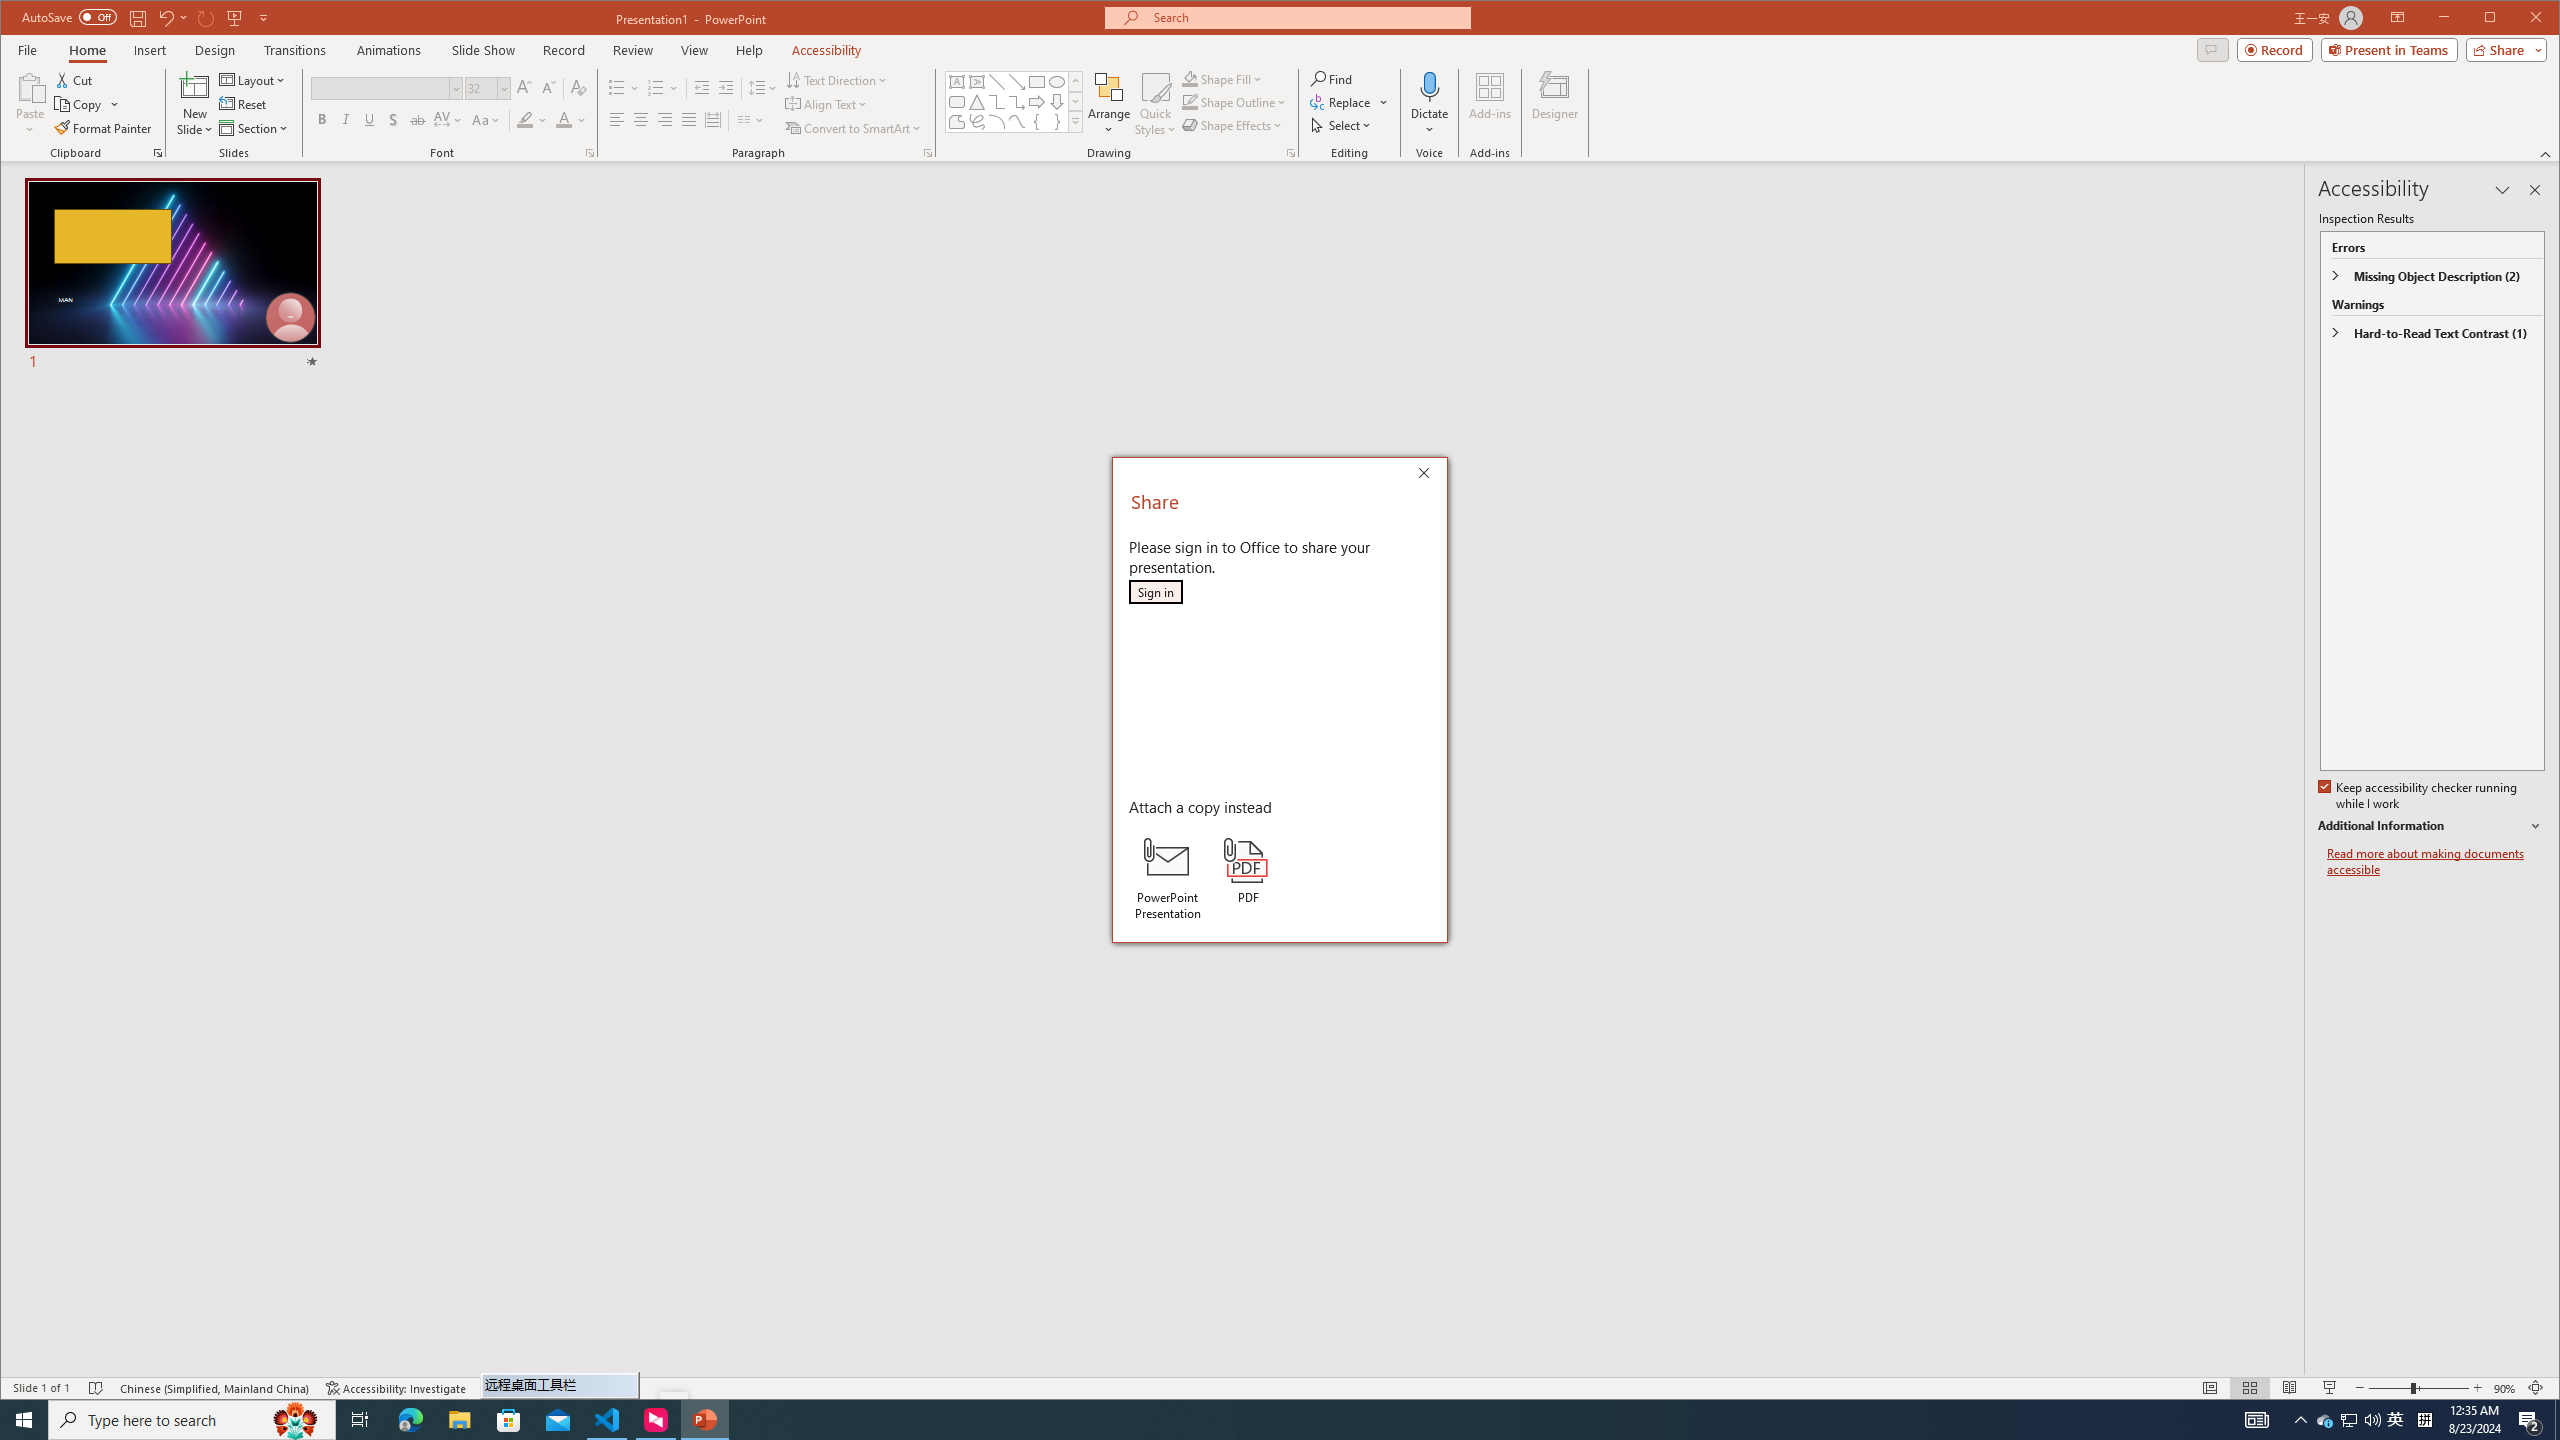 This screenshot has width=2560, height=1440. I want to click on 'Sign in', so click(1154, 590).